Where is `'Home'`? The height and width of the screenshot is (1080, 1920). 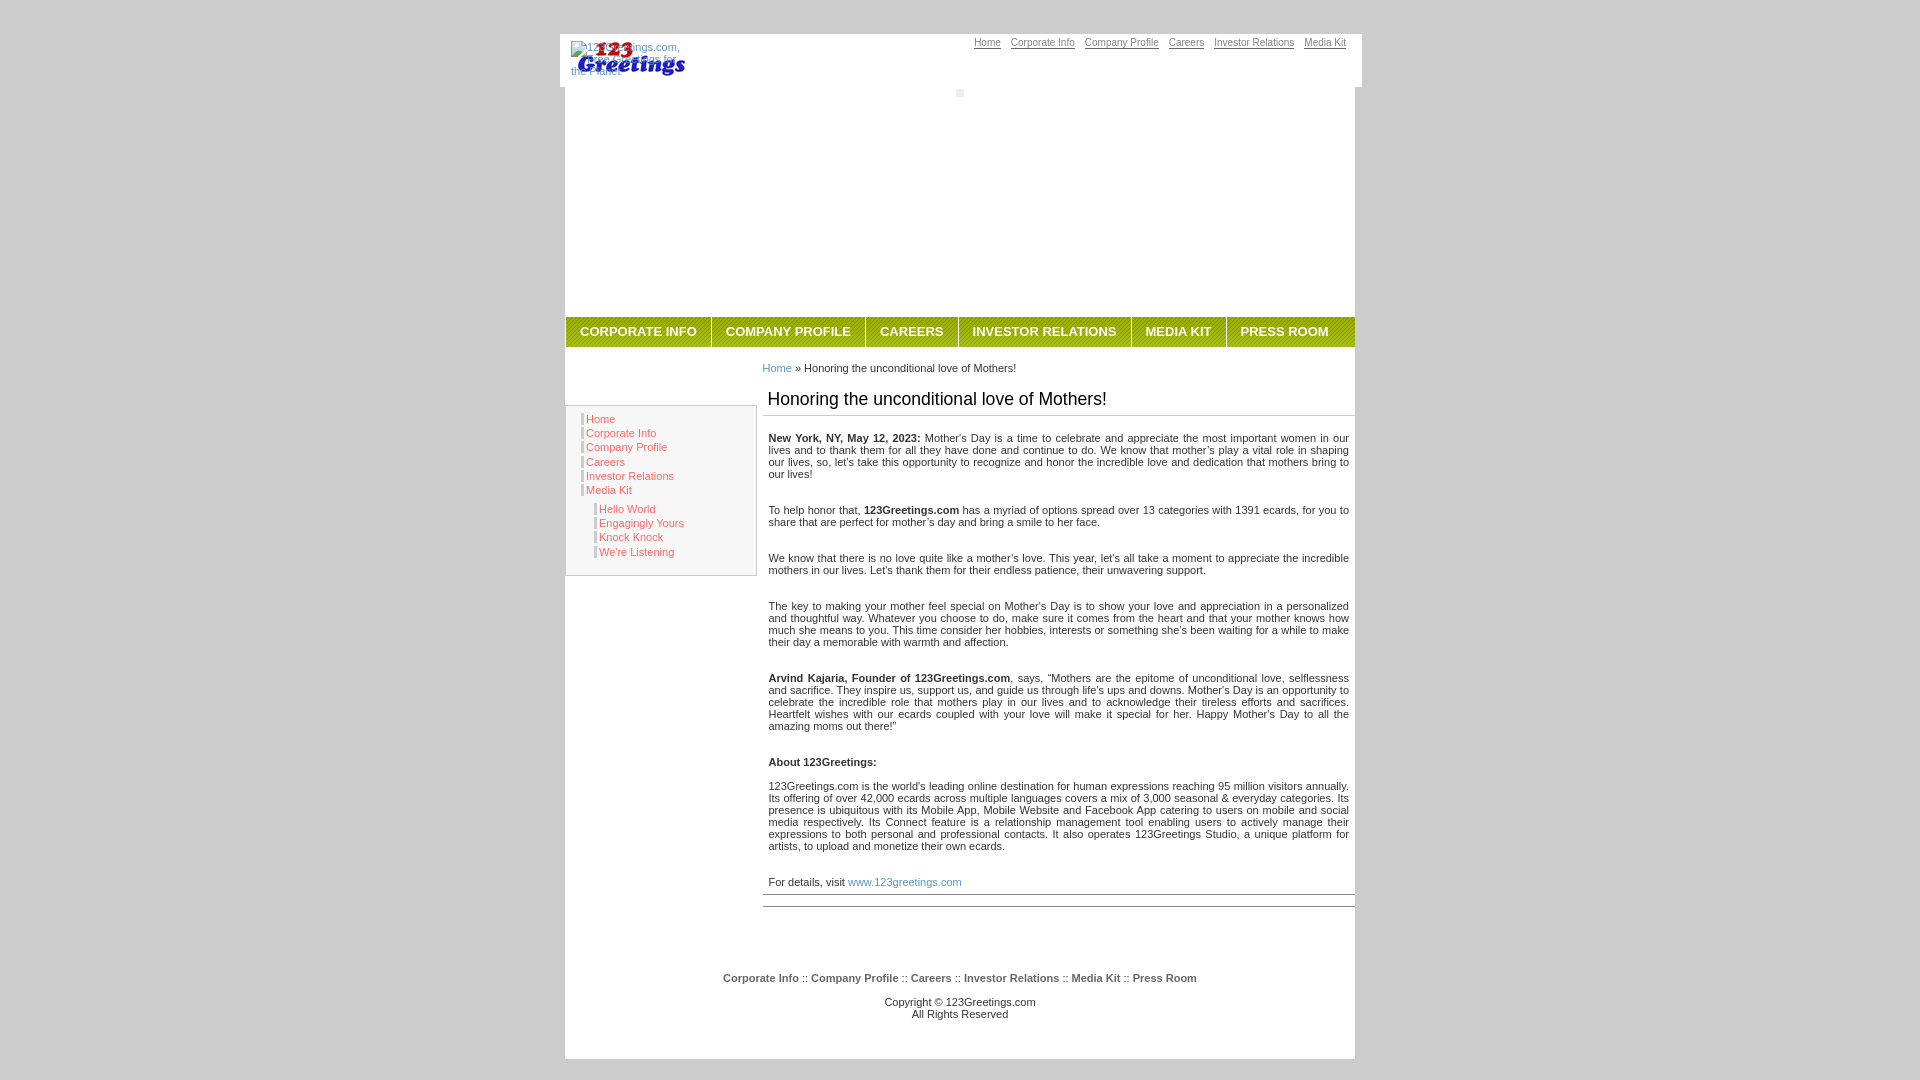 'Home' is located at coordinates (775, 367).